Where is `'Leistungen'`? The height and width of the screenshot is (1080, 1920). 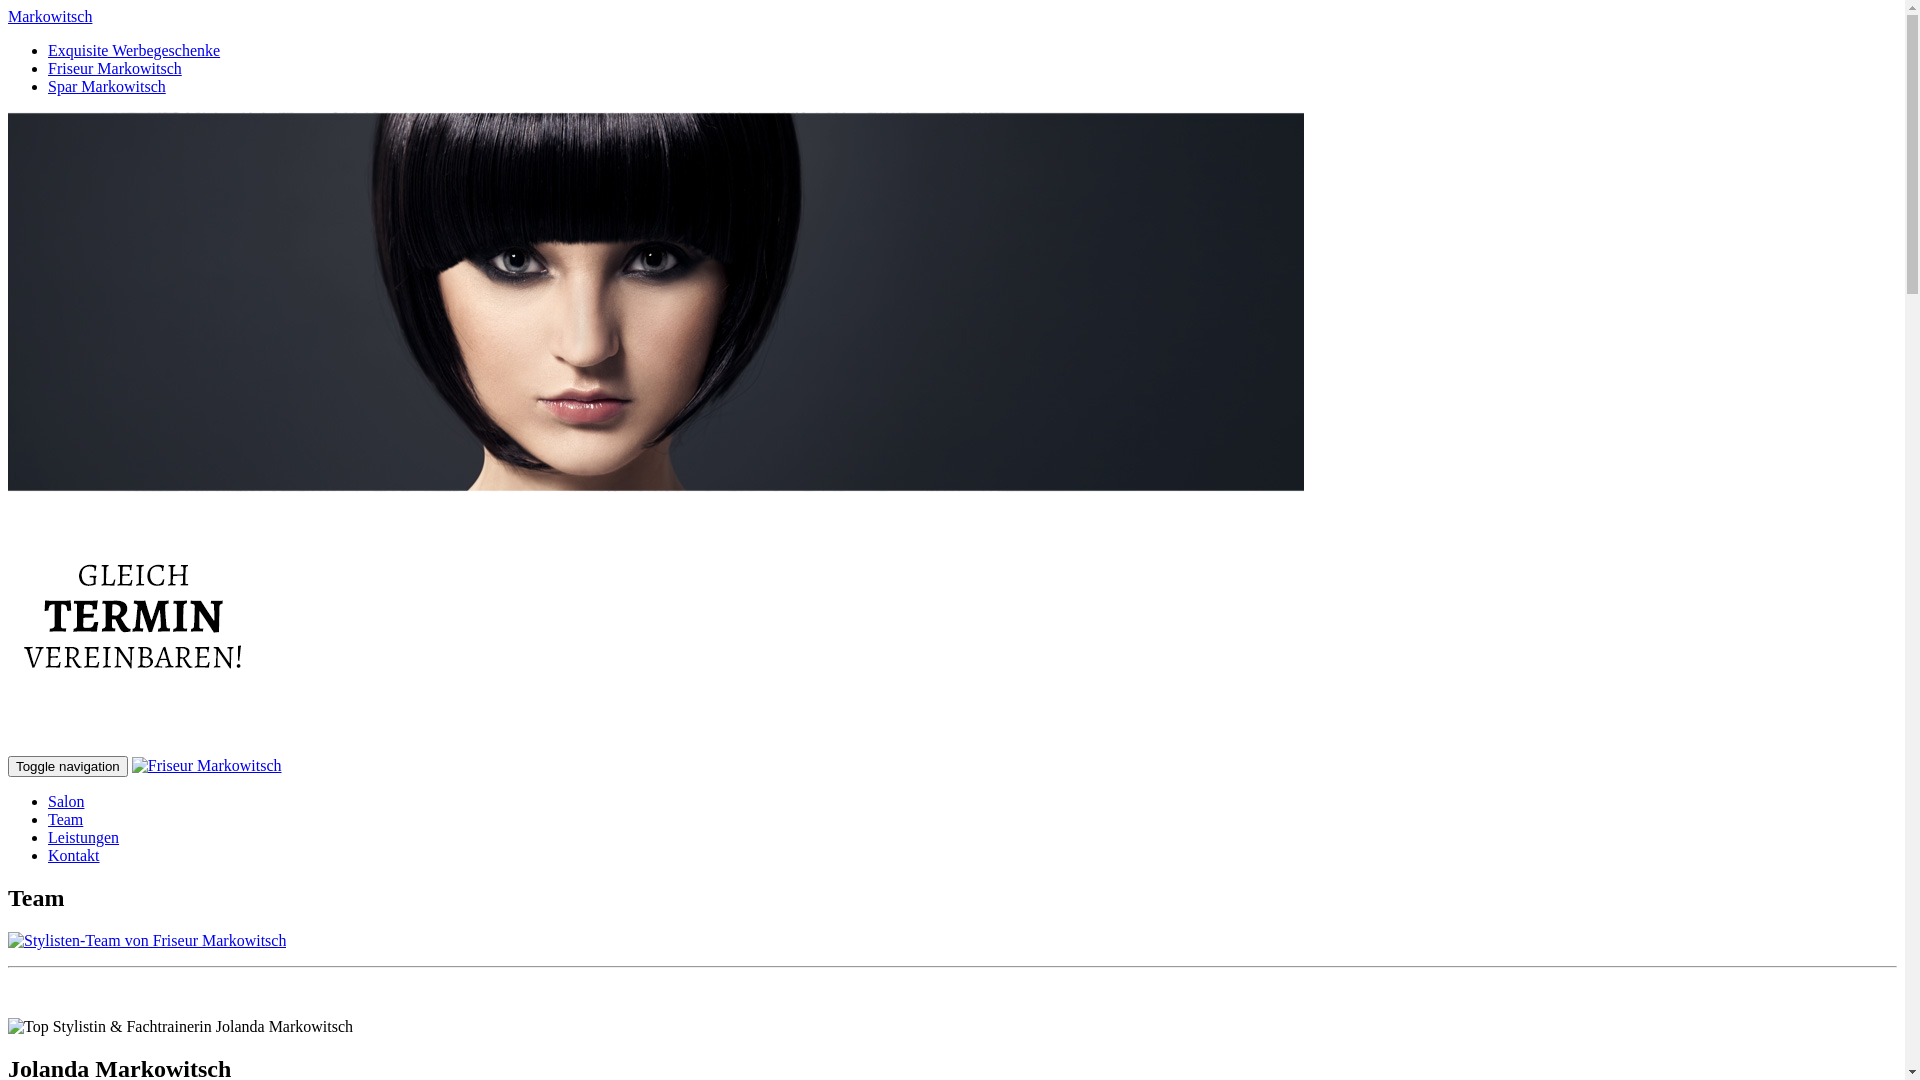 'Leistungen' is located at coordinates (82, 837).